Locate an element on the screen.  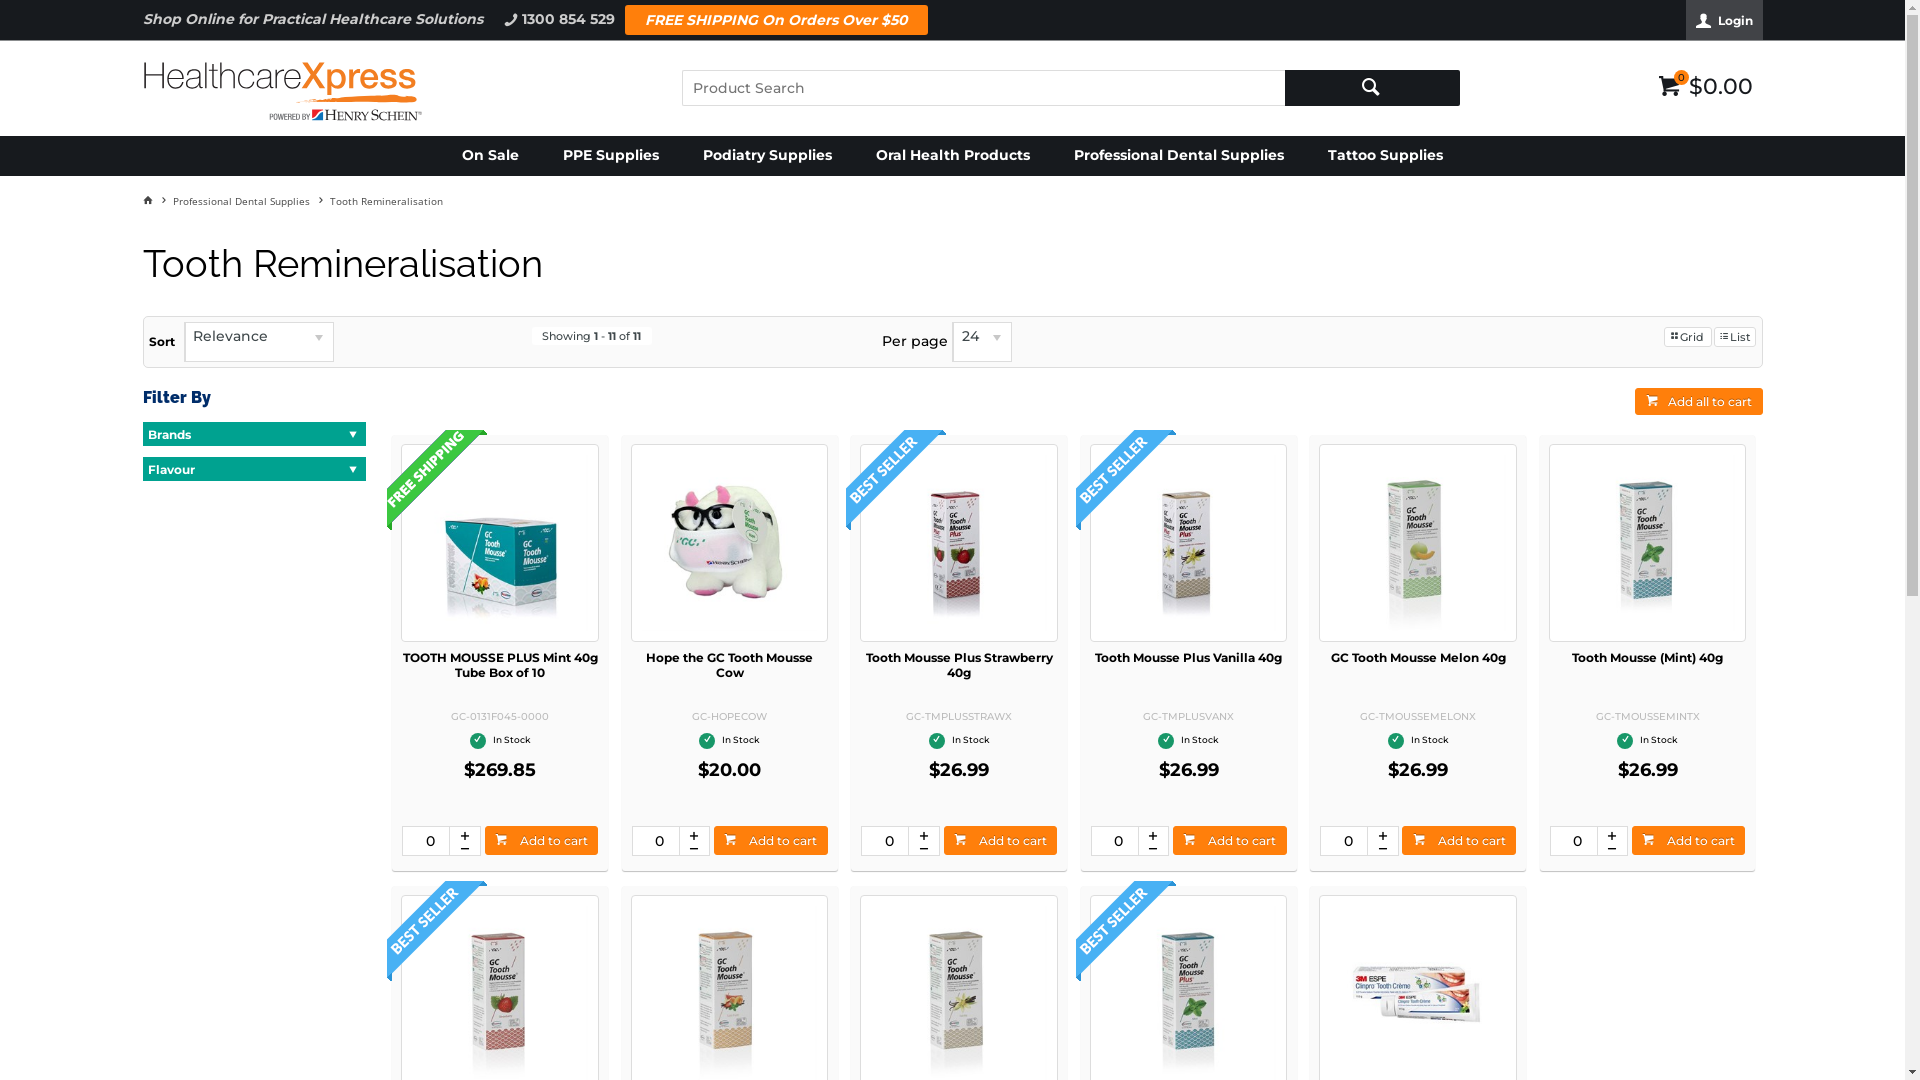
'Professional Dental Supplies' is located at coordinates (249, 200).